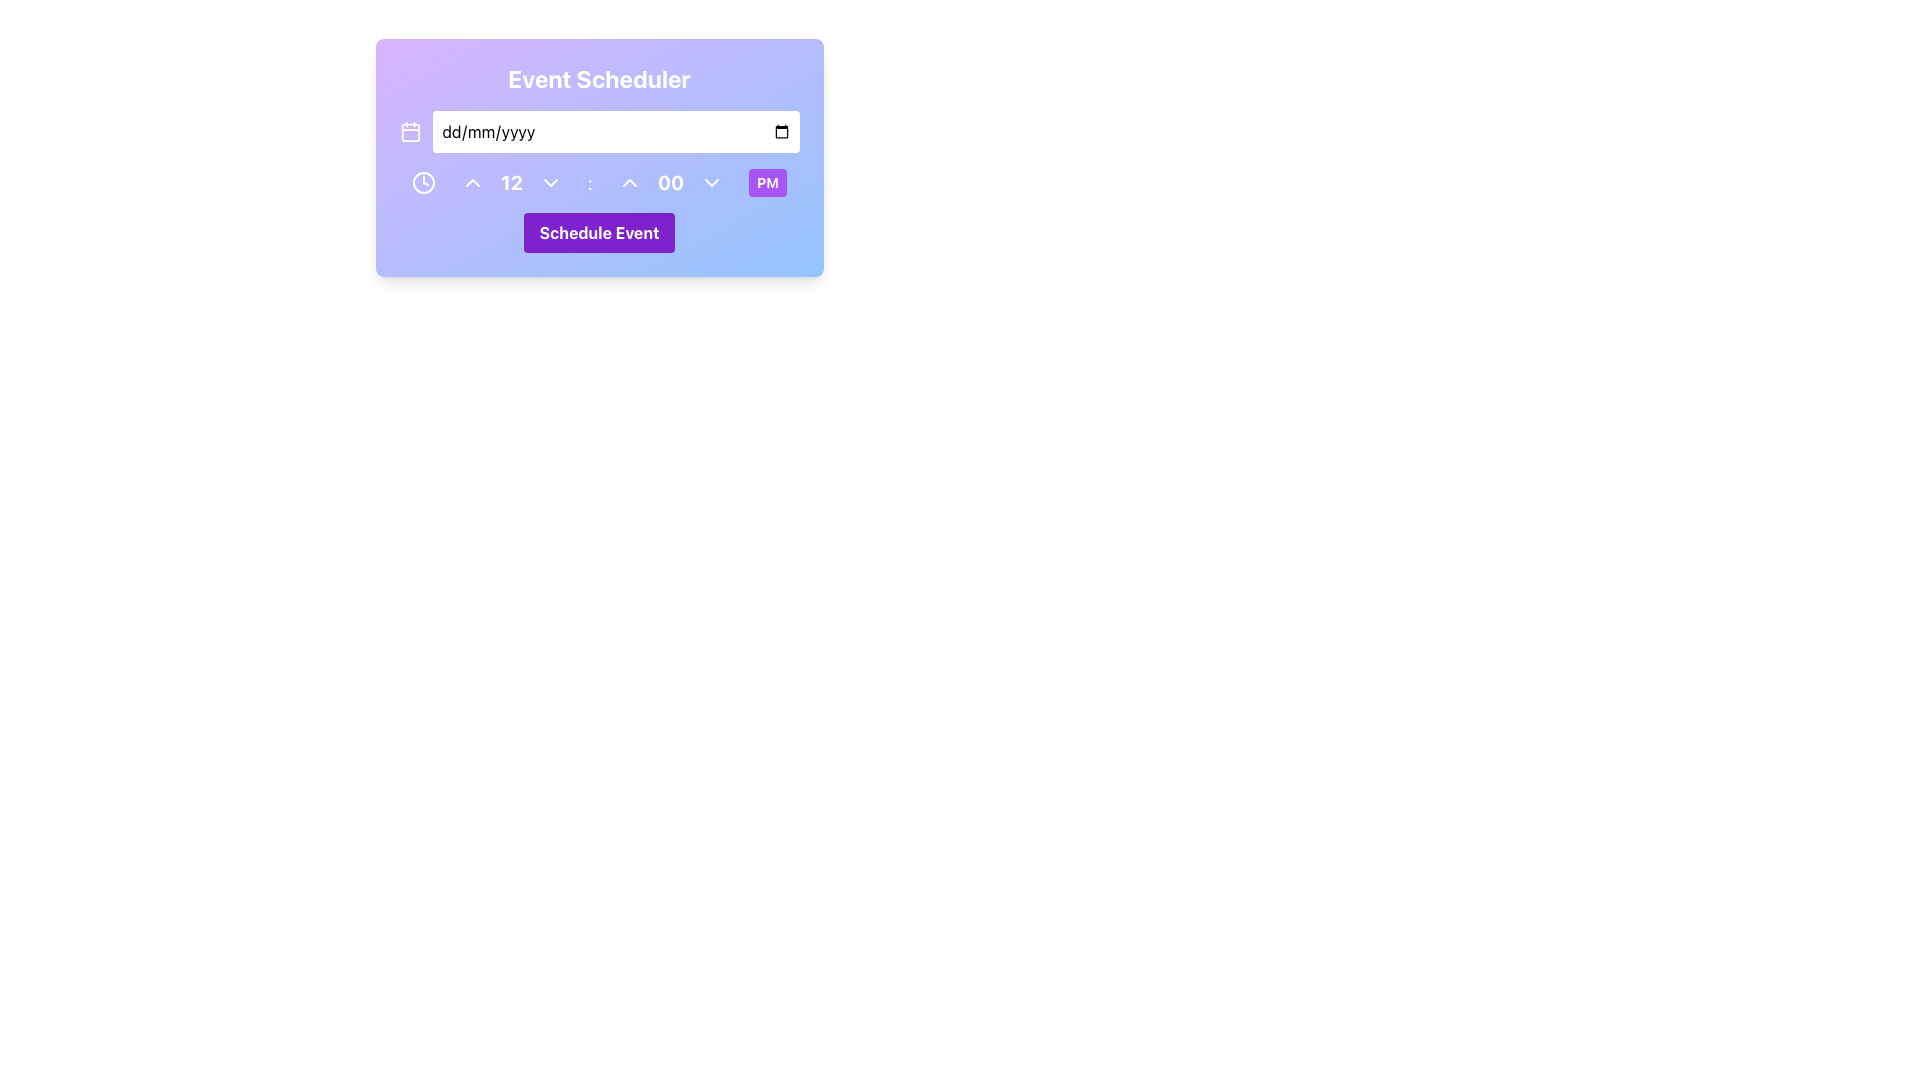 This screenshot has width=1920, height=1080. Describe the element at coordinates (422, 182) in the screenshot. I see `the clock icon, which is styled with a circular outline and hands indicating time, located to the left of the numeric time selector '12' in the central part of the time selection control` at that location.